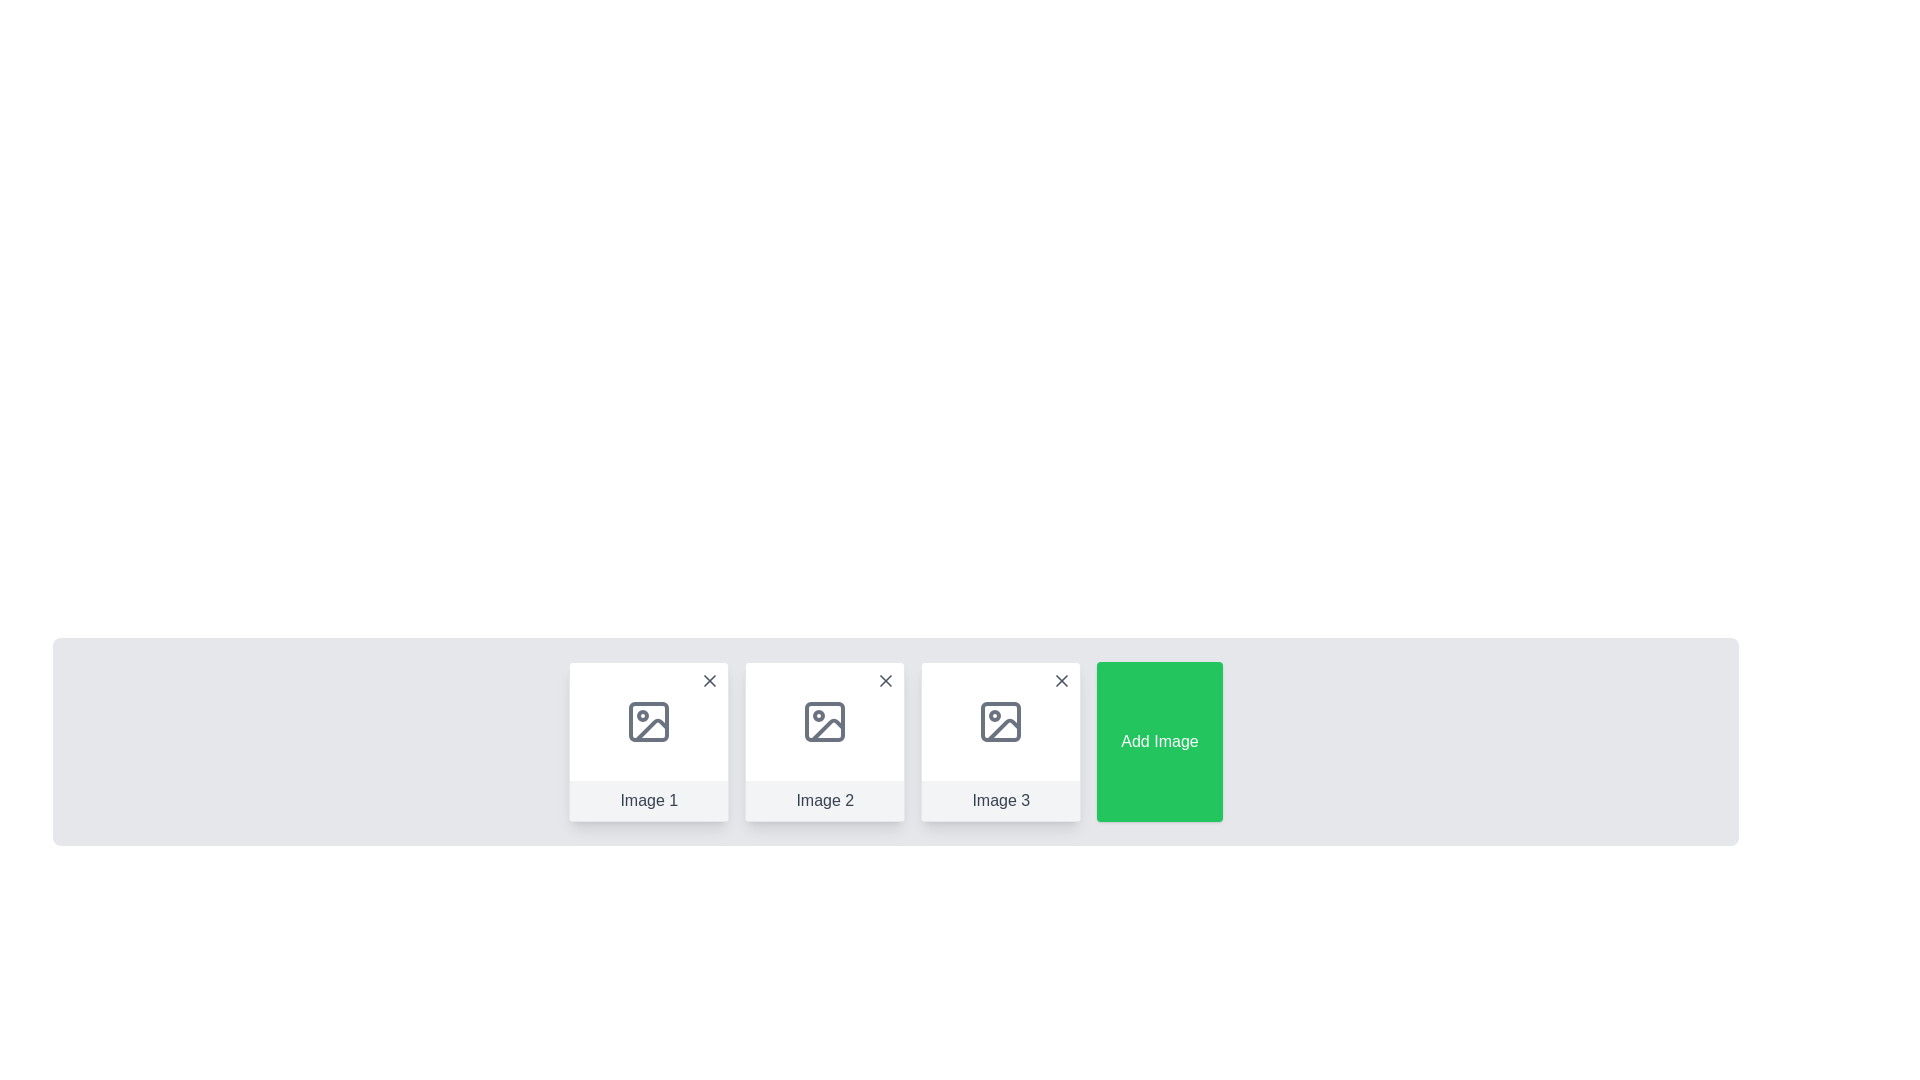 This screenshot has width=1920, height=1080. I want to click on the square icon featuring a gray image with a mountain symbol and a circular sun, so click(649, 721).